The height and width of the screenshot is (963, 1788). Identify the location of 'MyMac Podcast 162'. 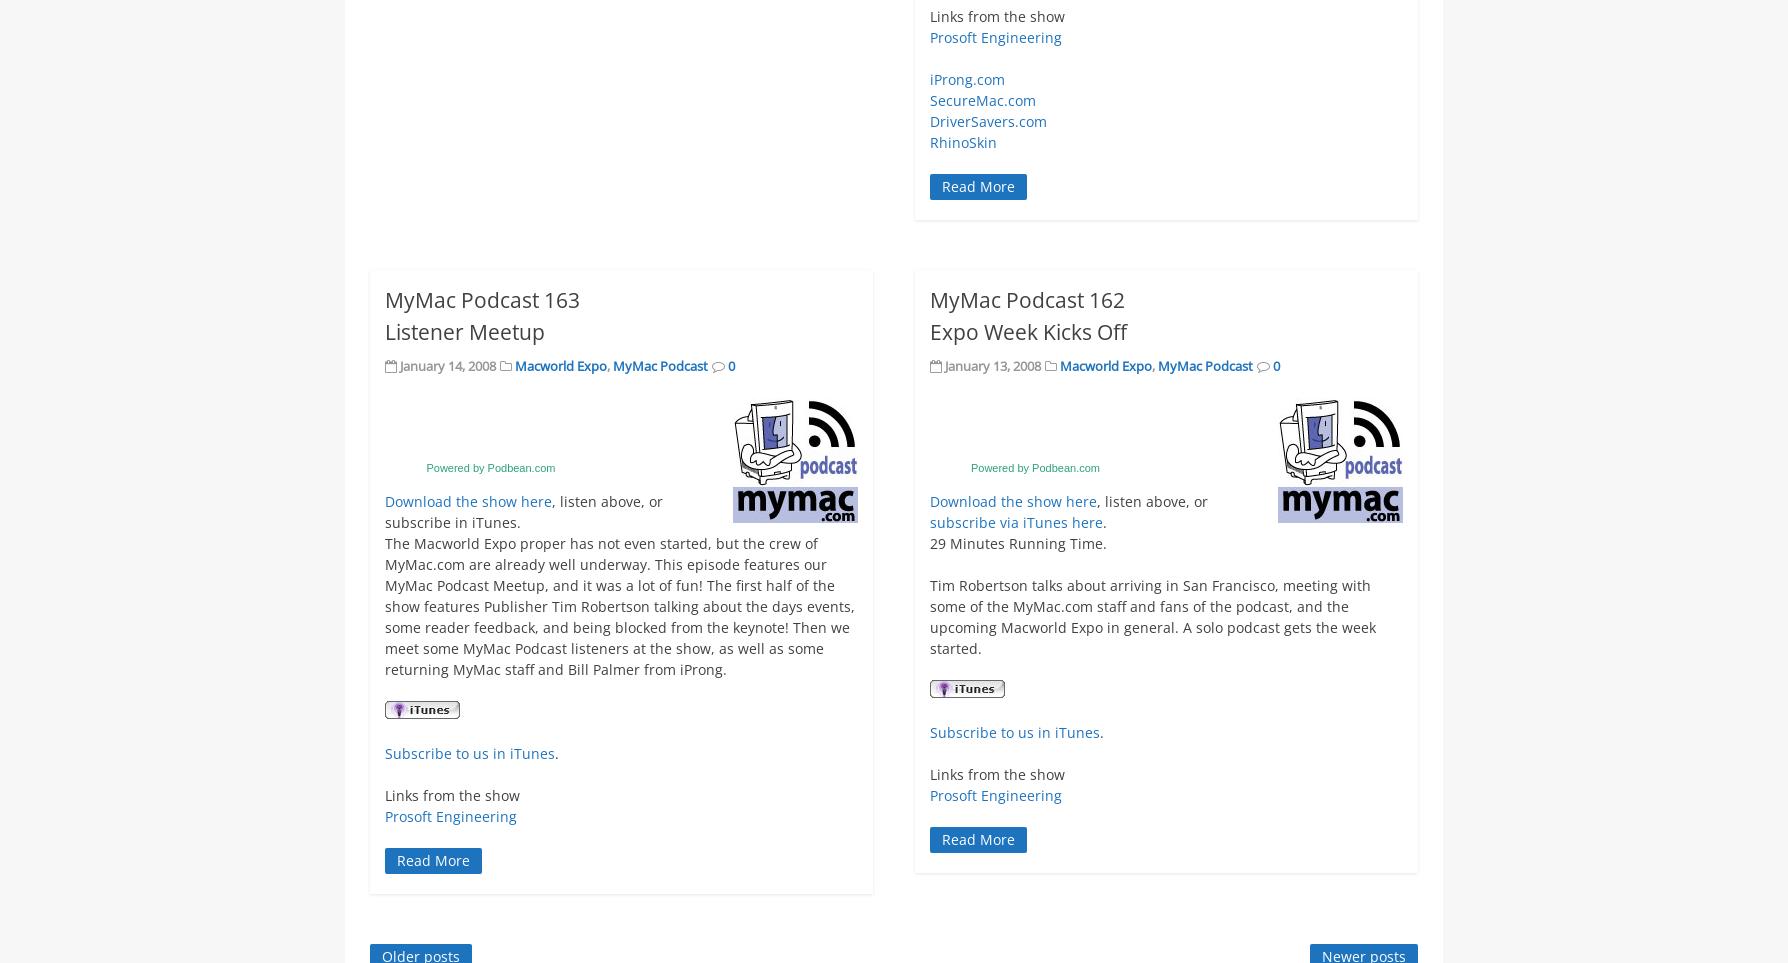
(929, 298).